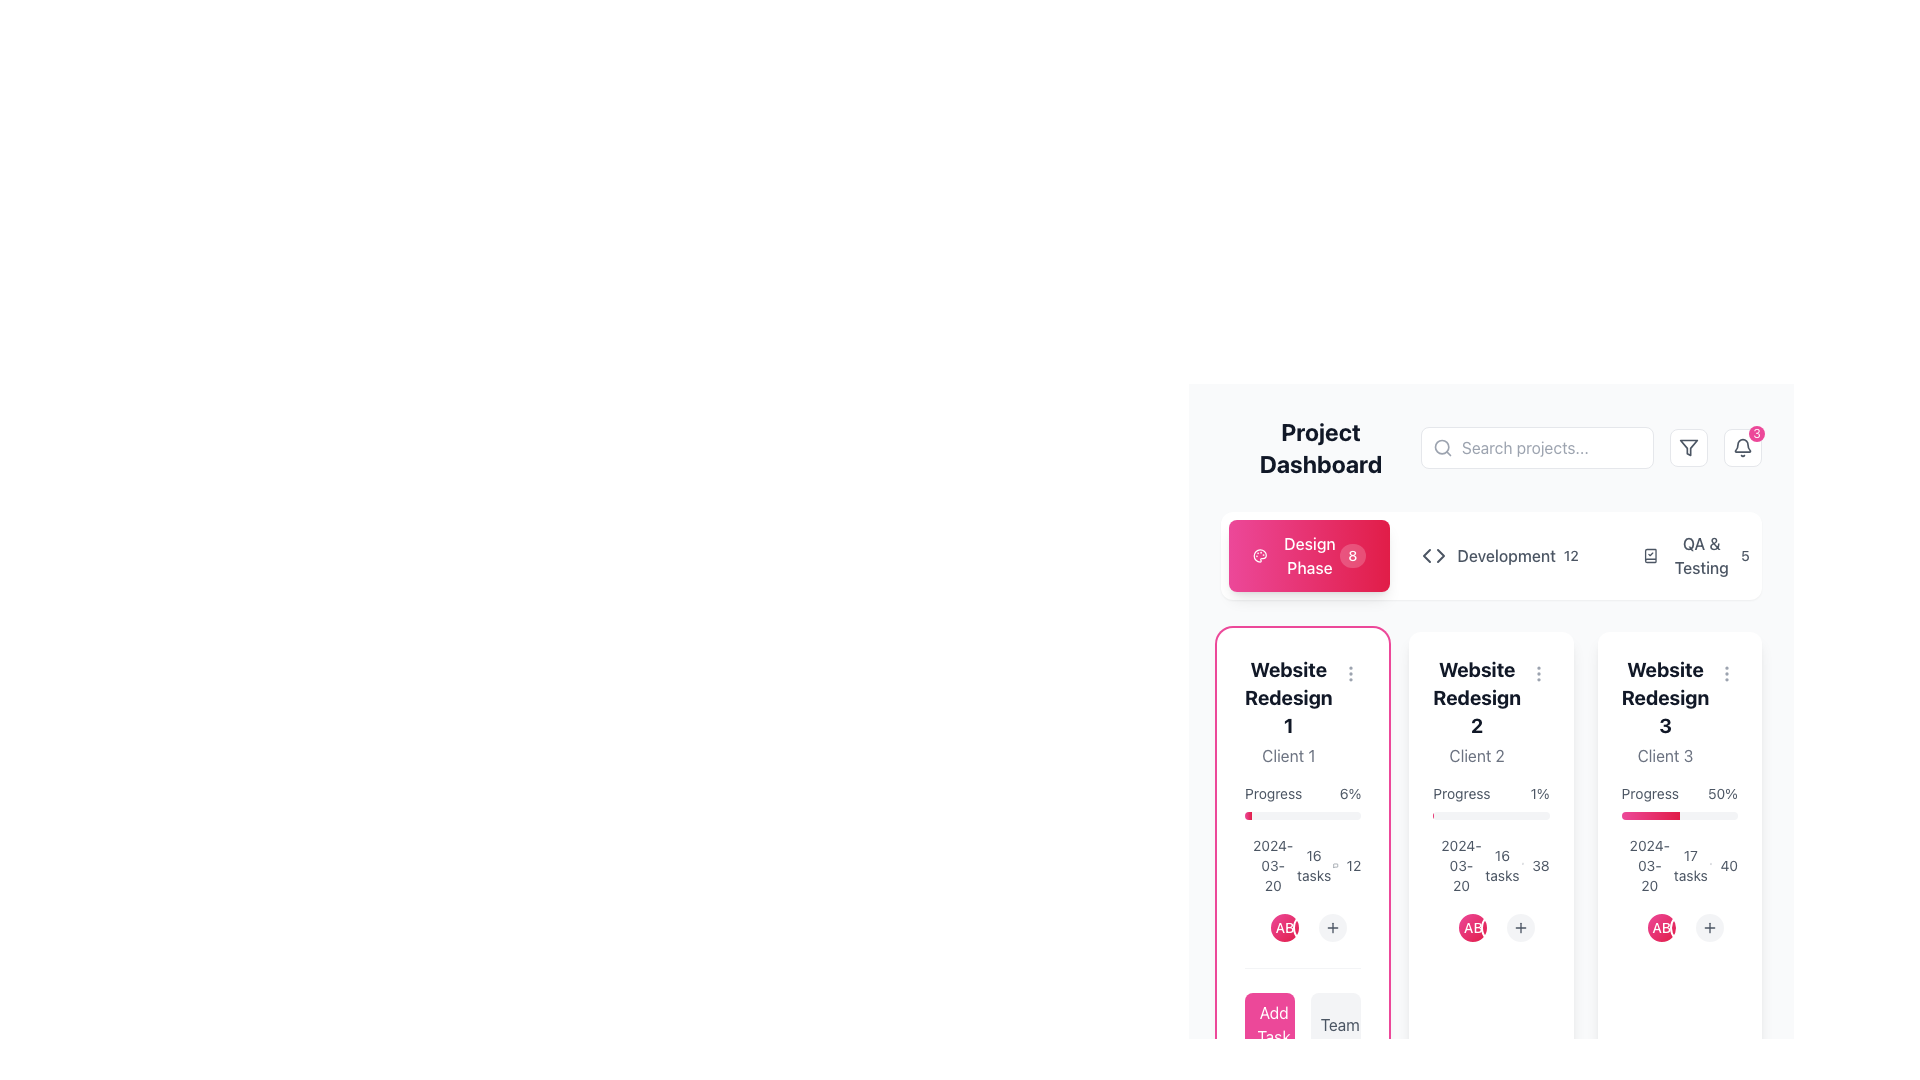  I want to click on the grid layout containing the date '2024-03-20', task count '16 tasks', and number '12' for additional information, so click(1303, 865).